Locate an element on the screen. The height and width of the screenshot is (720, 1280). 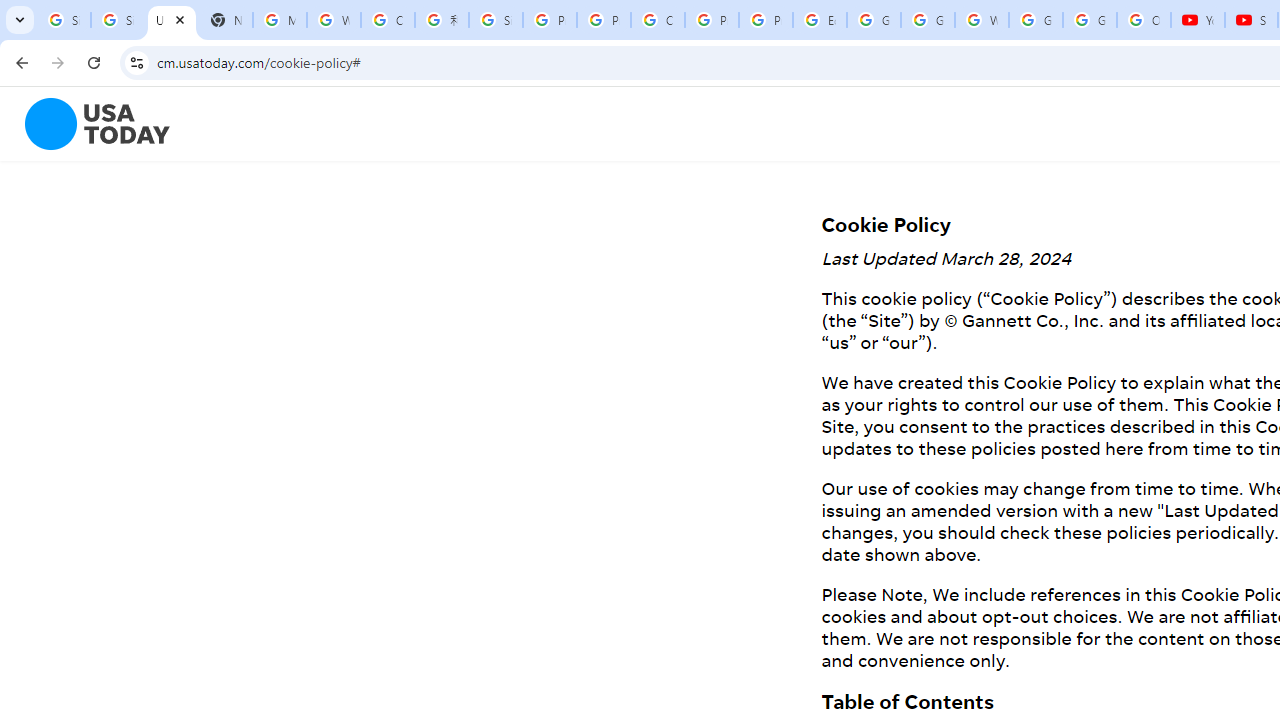
'To get missing image descriptions, open the context menu.' is located at coordinates (84, 124).